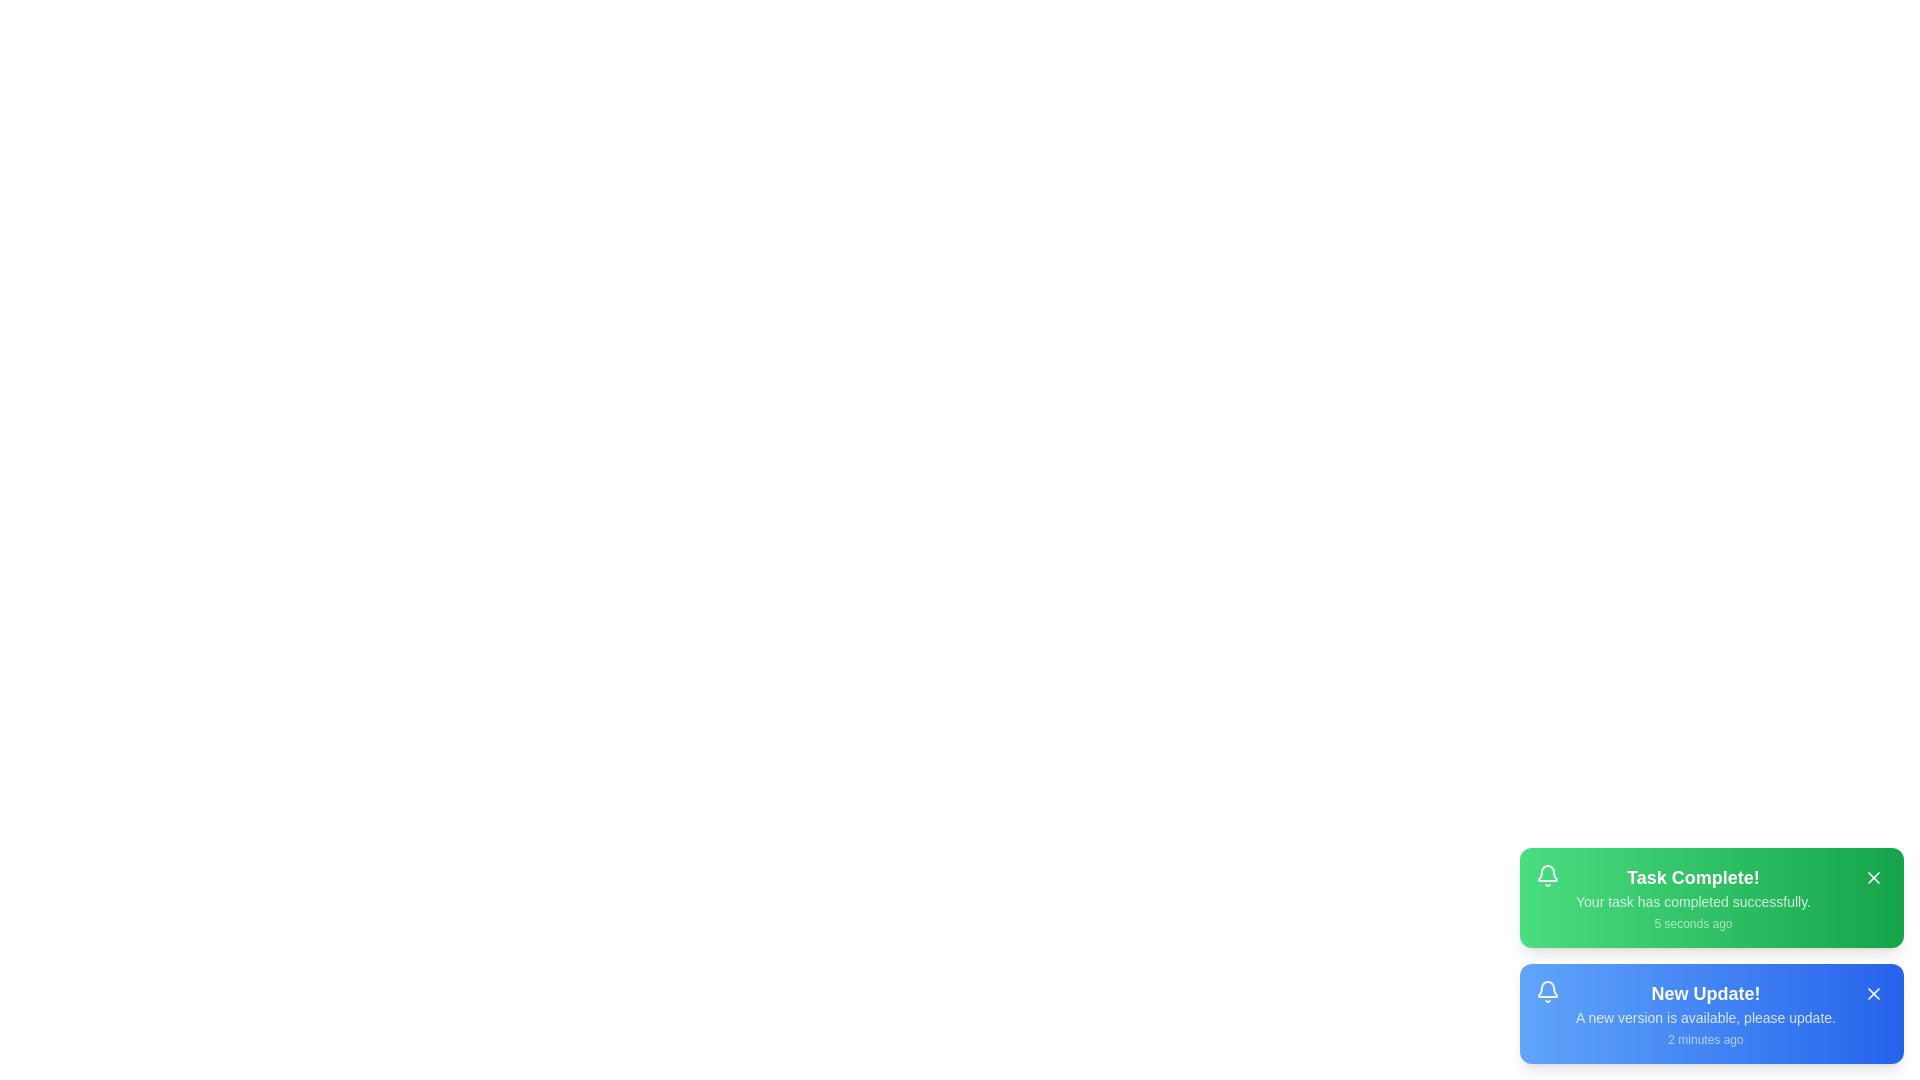 The height and width of the screenshot is (1080, 1920). What do you see at coordinates (1547, 991) in the screenshot?
I see `the notification icon bell for the notification New Update!` at bounding box center [1547, 991].